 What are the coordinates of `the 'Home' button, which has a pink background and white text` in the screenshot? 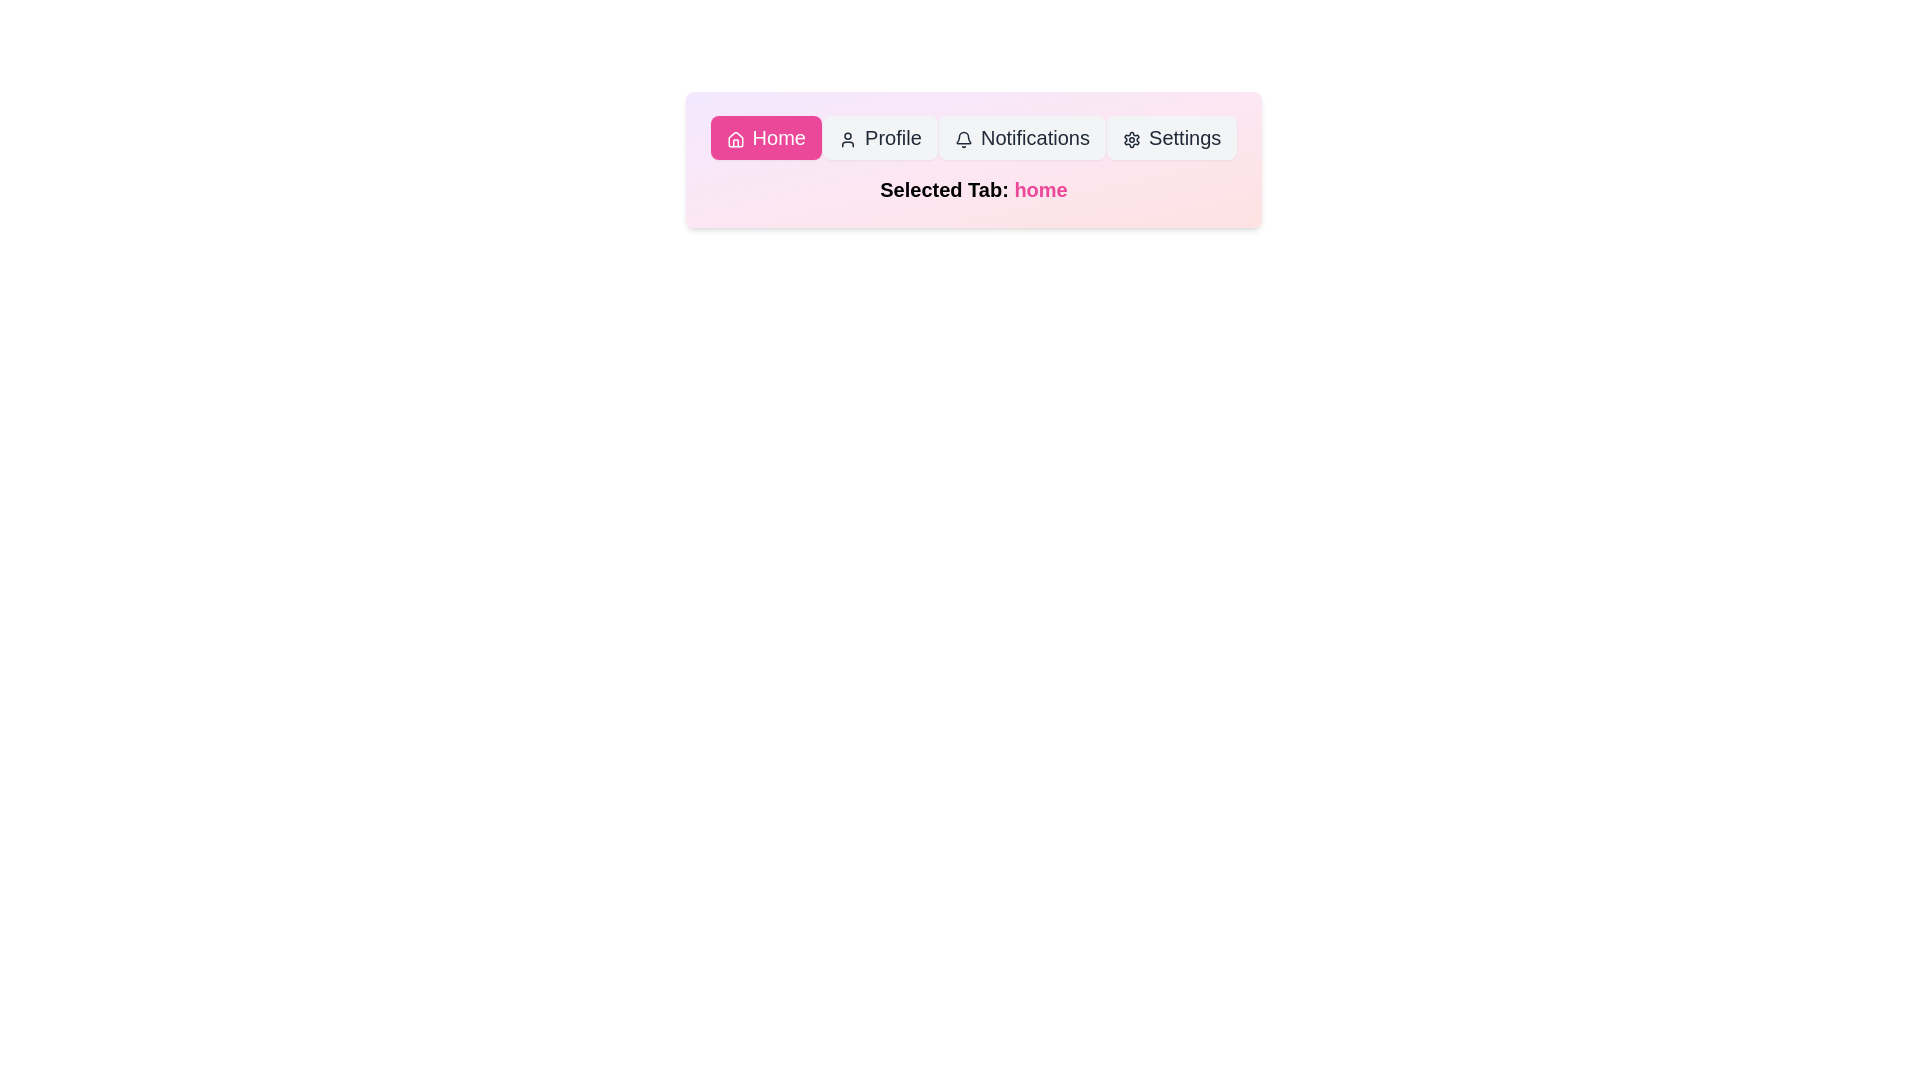 It's located at (765, 137).